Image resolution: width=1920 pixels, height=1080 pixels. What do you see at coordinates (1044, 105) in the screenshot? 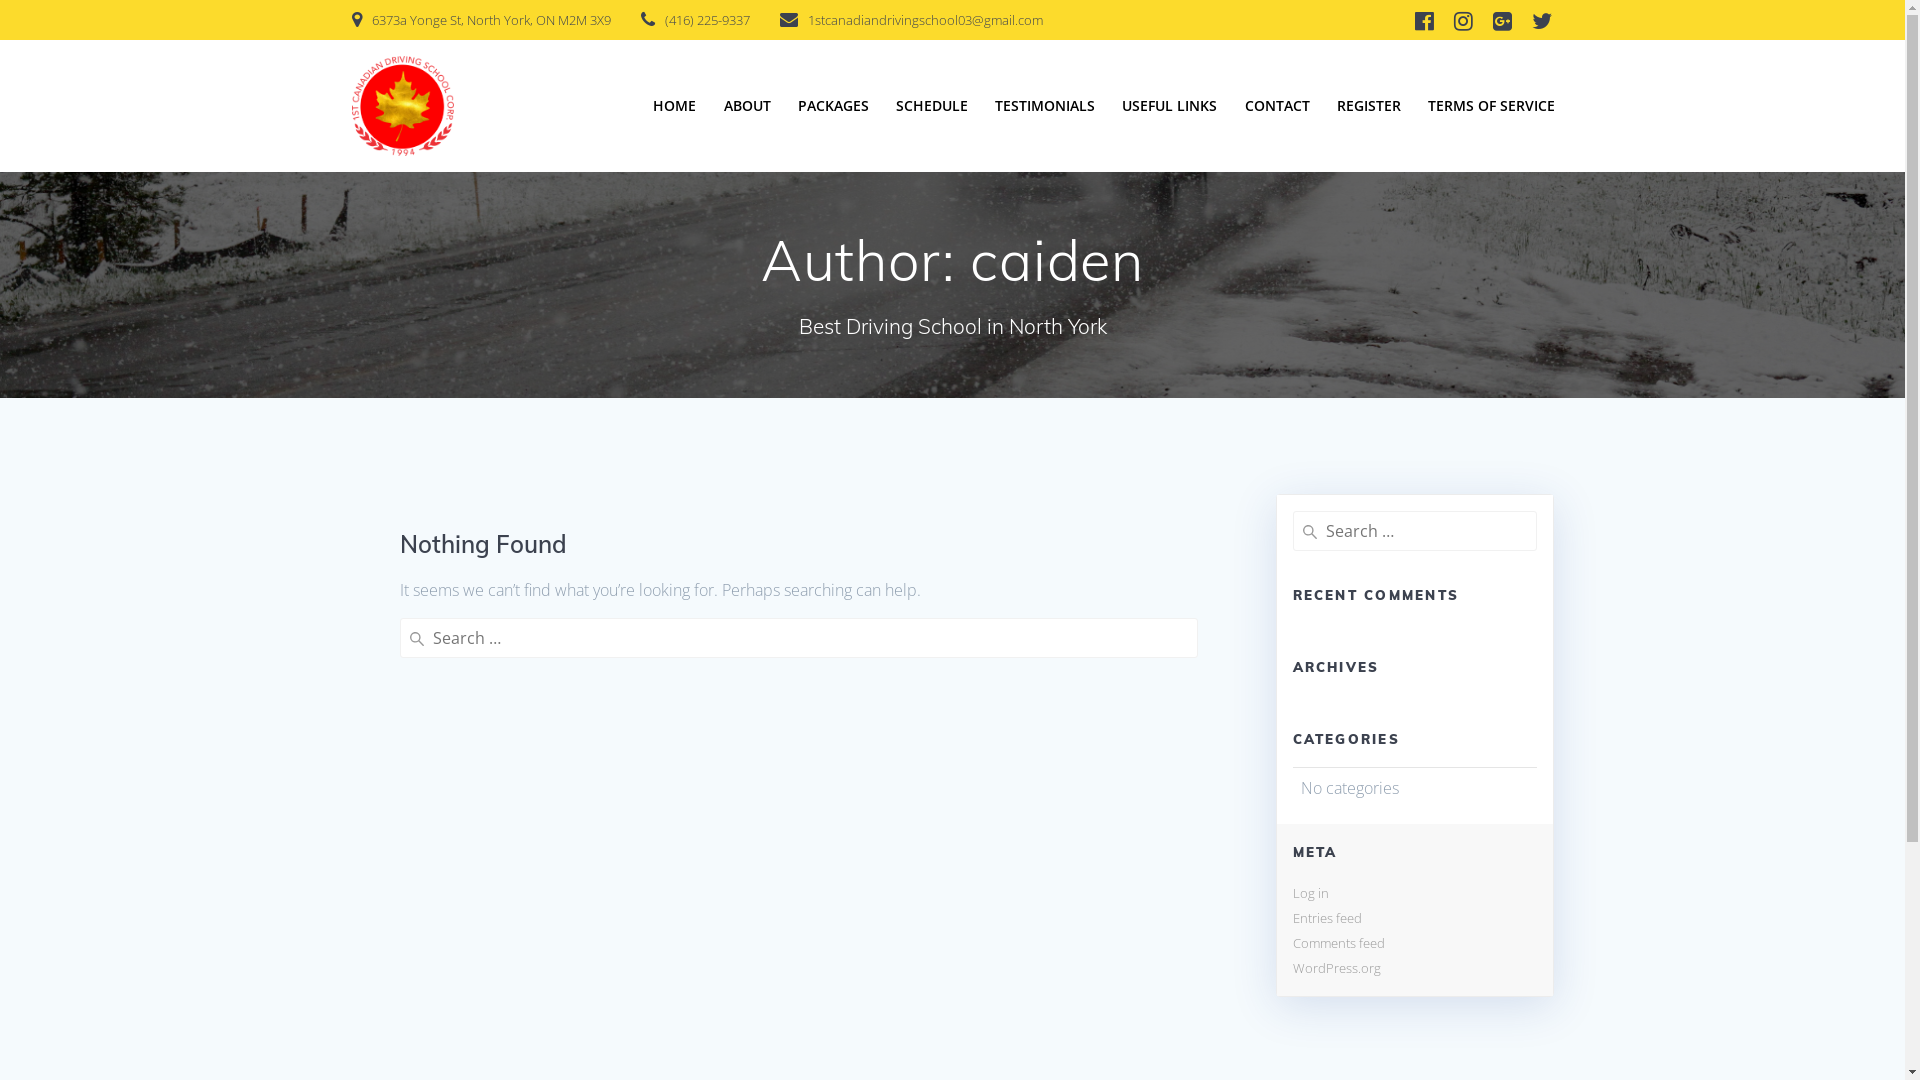
I see `'TESTIMONIALS'` at bounding box center [1044, 105].